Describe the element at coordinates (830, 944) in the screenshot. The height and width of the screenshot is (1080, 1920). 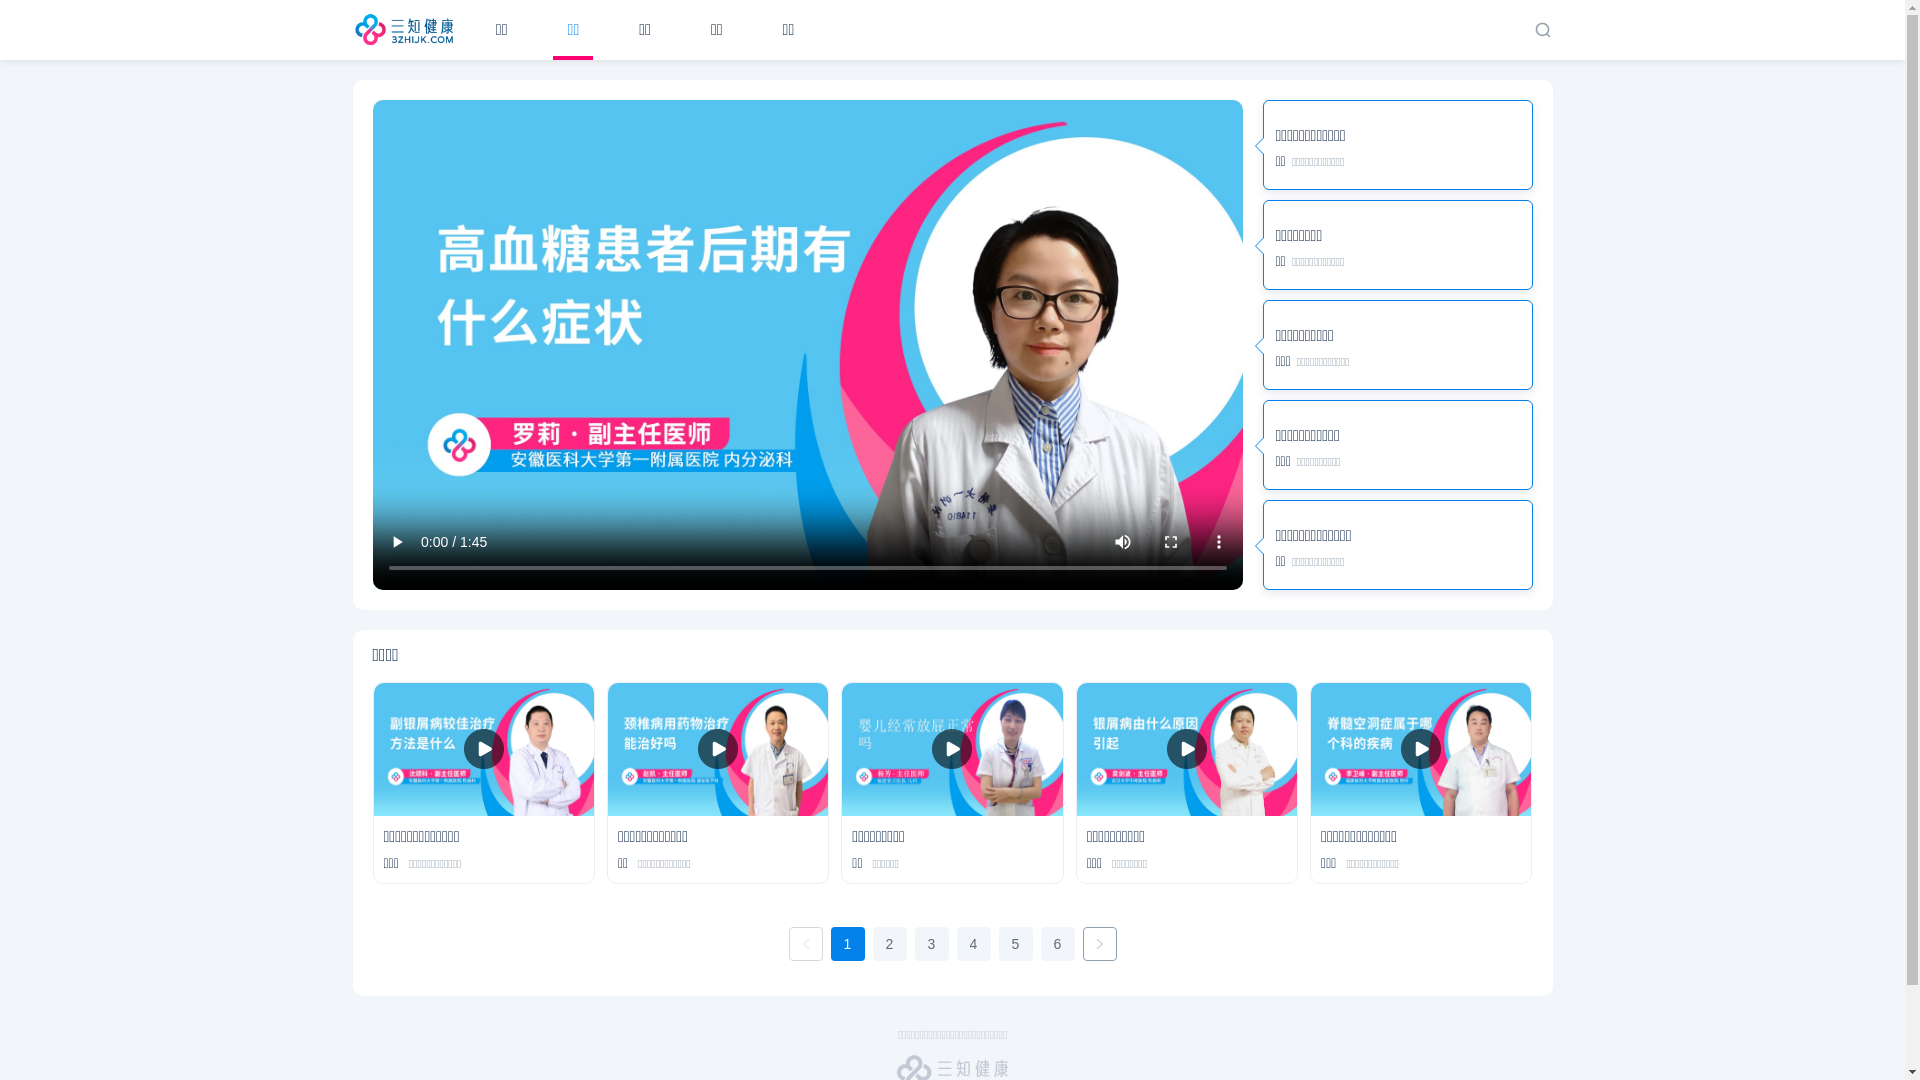
I see `'1'` at that location.